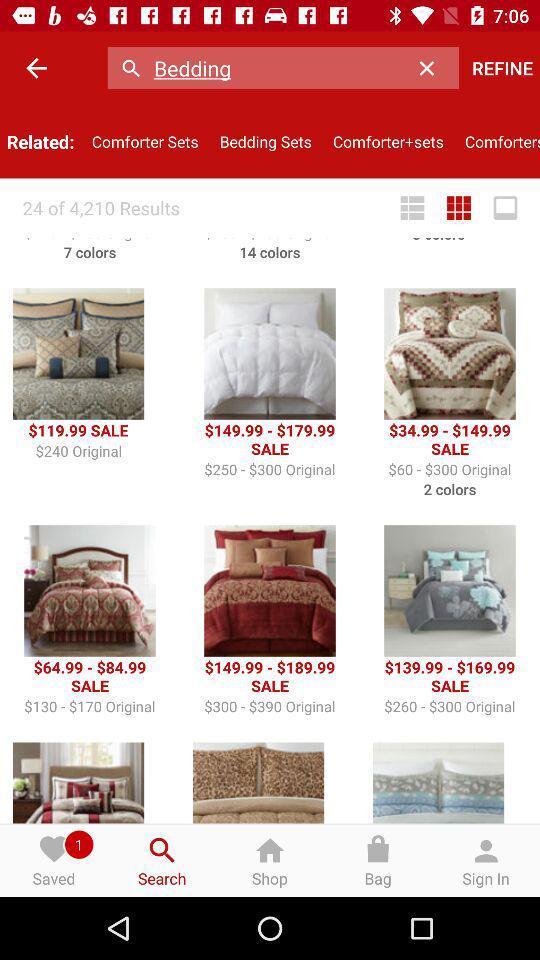 Image resolution: width=540 pixels, height=960 pixels. Describe the element at coordinates (411, 208) in the screenshot. I see `the item above the 3 colors` at that location.